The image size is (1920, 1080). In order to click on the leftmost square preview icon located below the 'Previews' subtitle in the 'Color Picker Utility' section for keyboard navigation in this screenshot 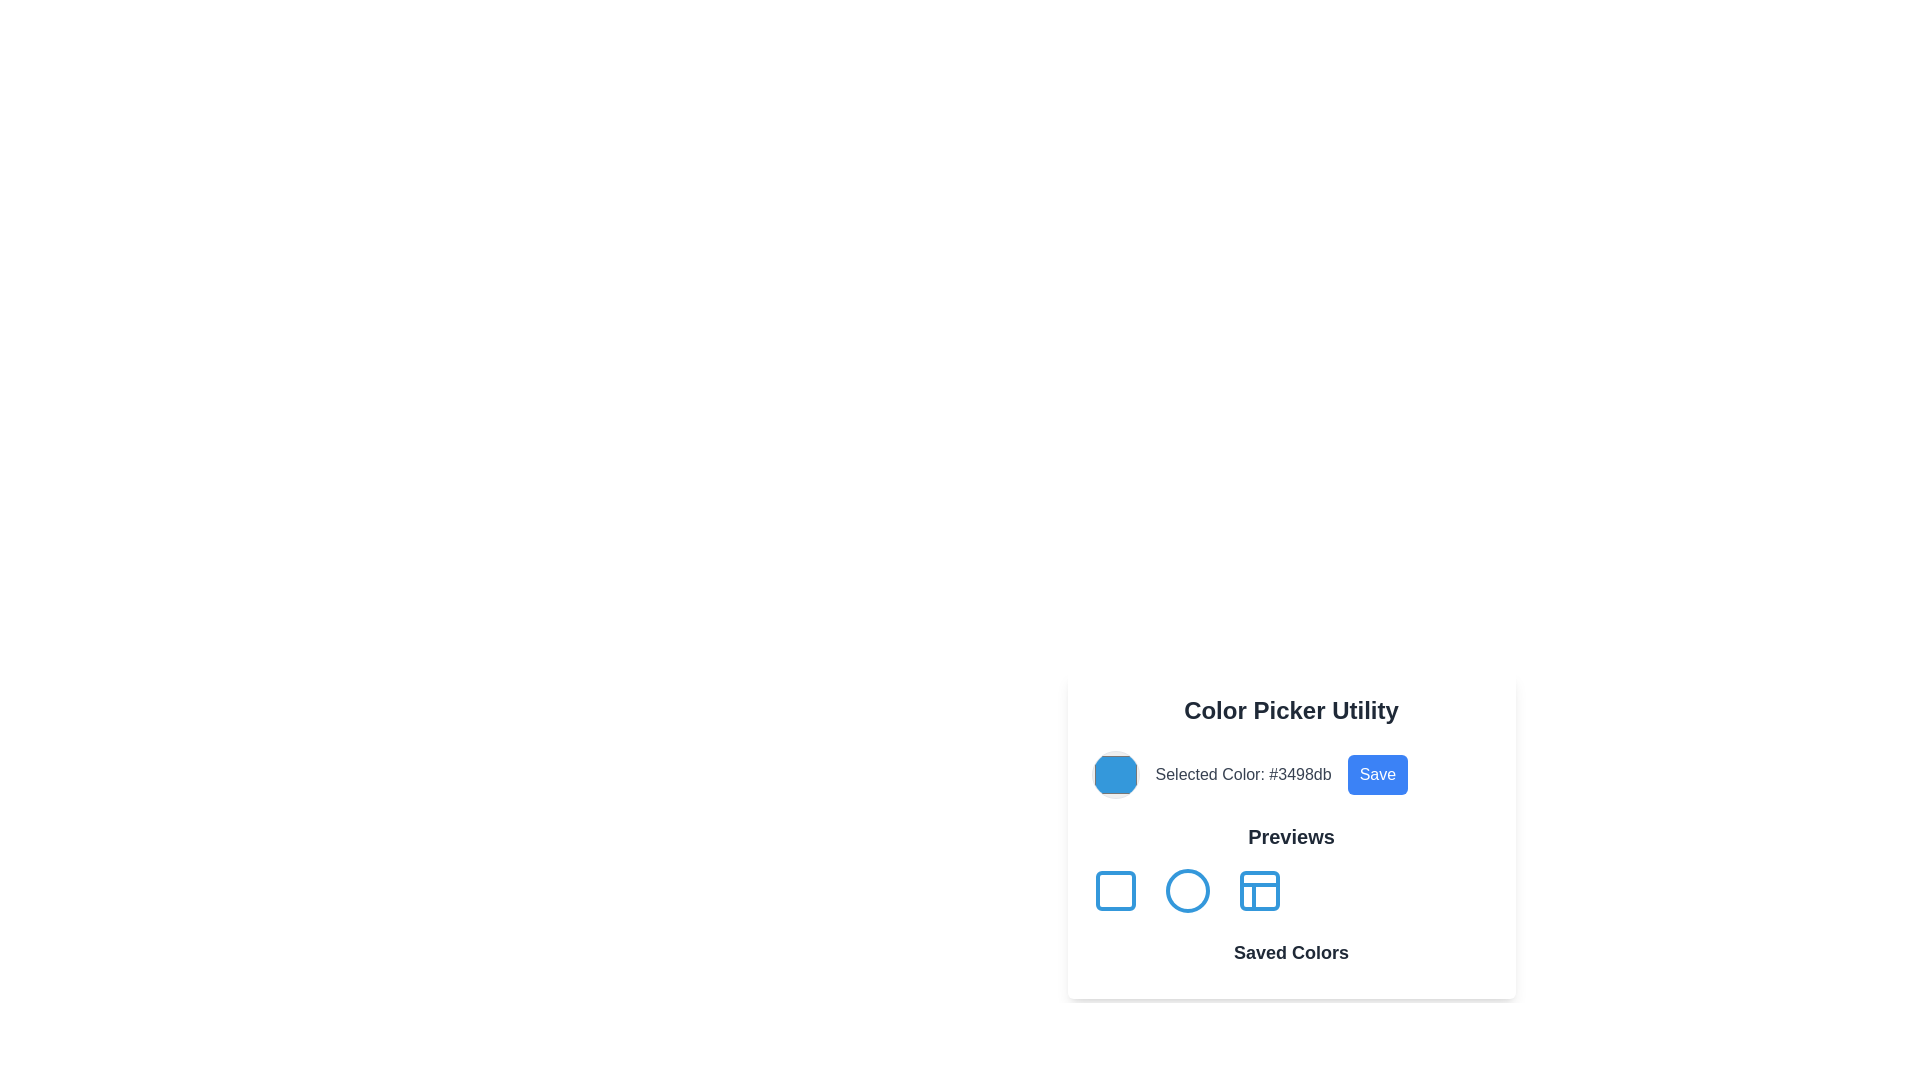, I will do `click(1114, 890)`.